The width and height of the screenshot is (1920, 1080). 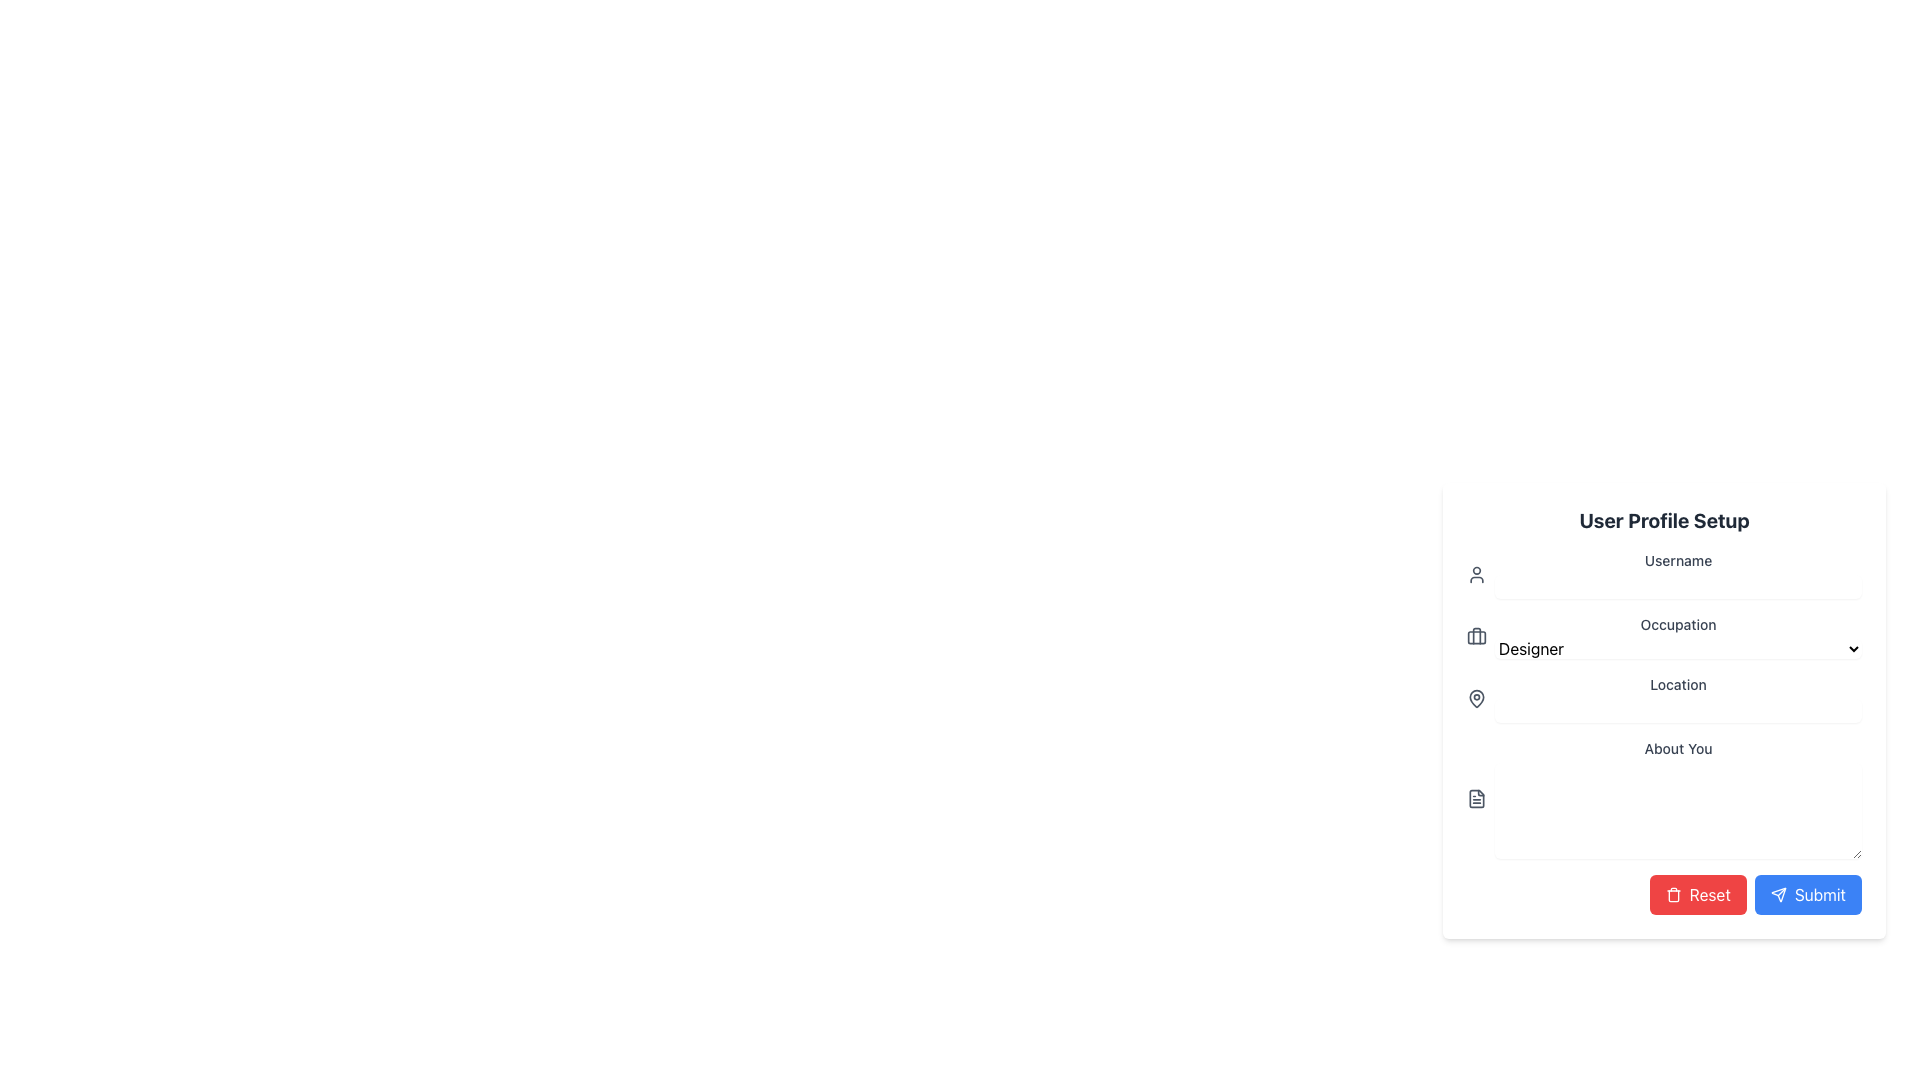 I want to click on the 'Reset' button with a red background and white text displaying a trash can icon, located to the left of the blue 'Submit' button at the bottom of the form, so click(x=1664, y=893).